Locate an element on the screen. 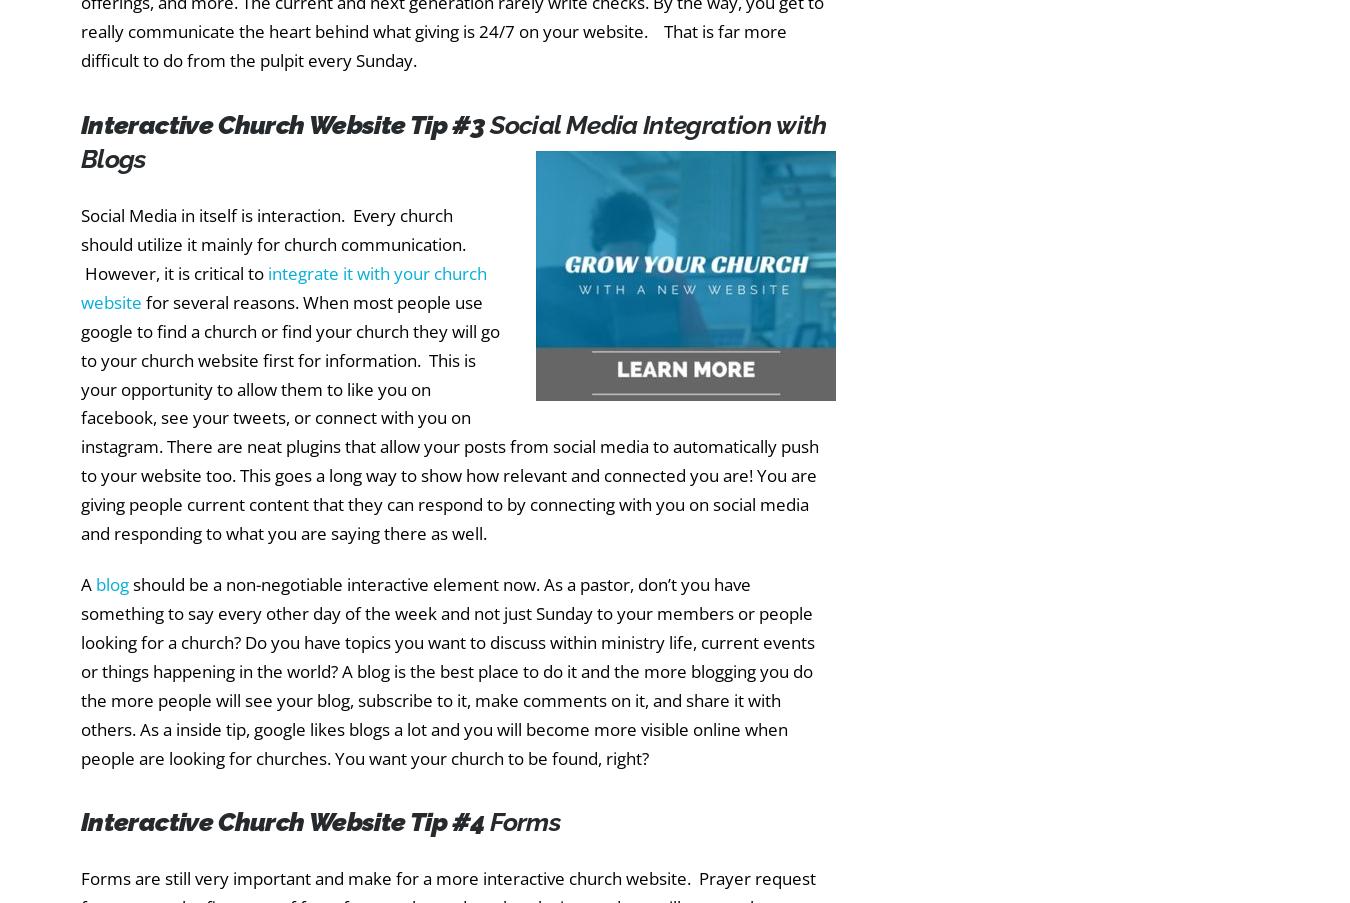 The width and height of the screenshot is (1350, 903). 'Social Media in itself is interaction.  Every church should utilize it mainly for church communication.  However, it is critical to' is located at coordinates (272, 244).